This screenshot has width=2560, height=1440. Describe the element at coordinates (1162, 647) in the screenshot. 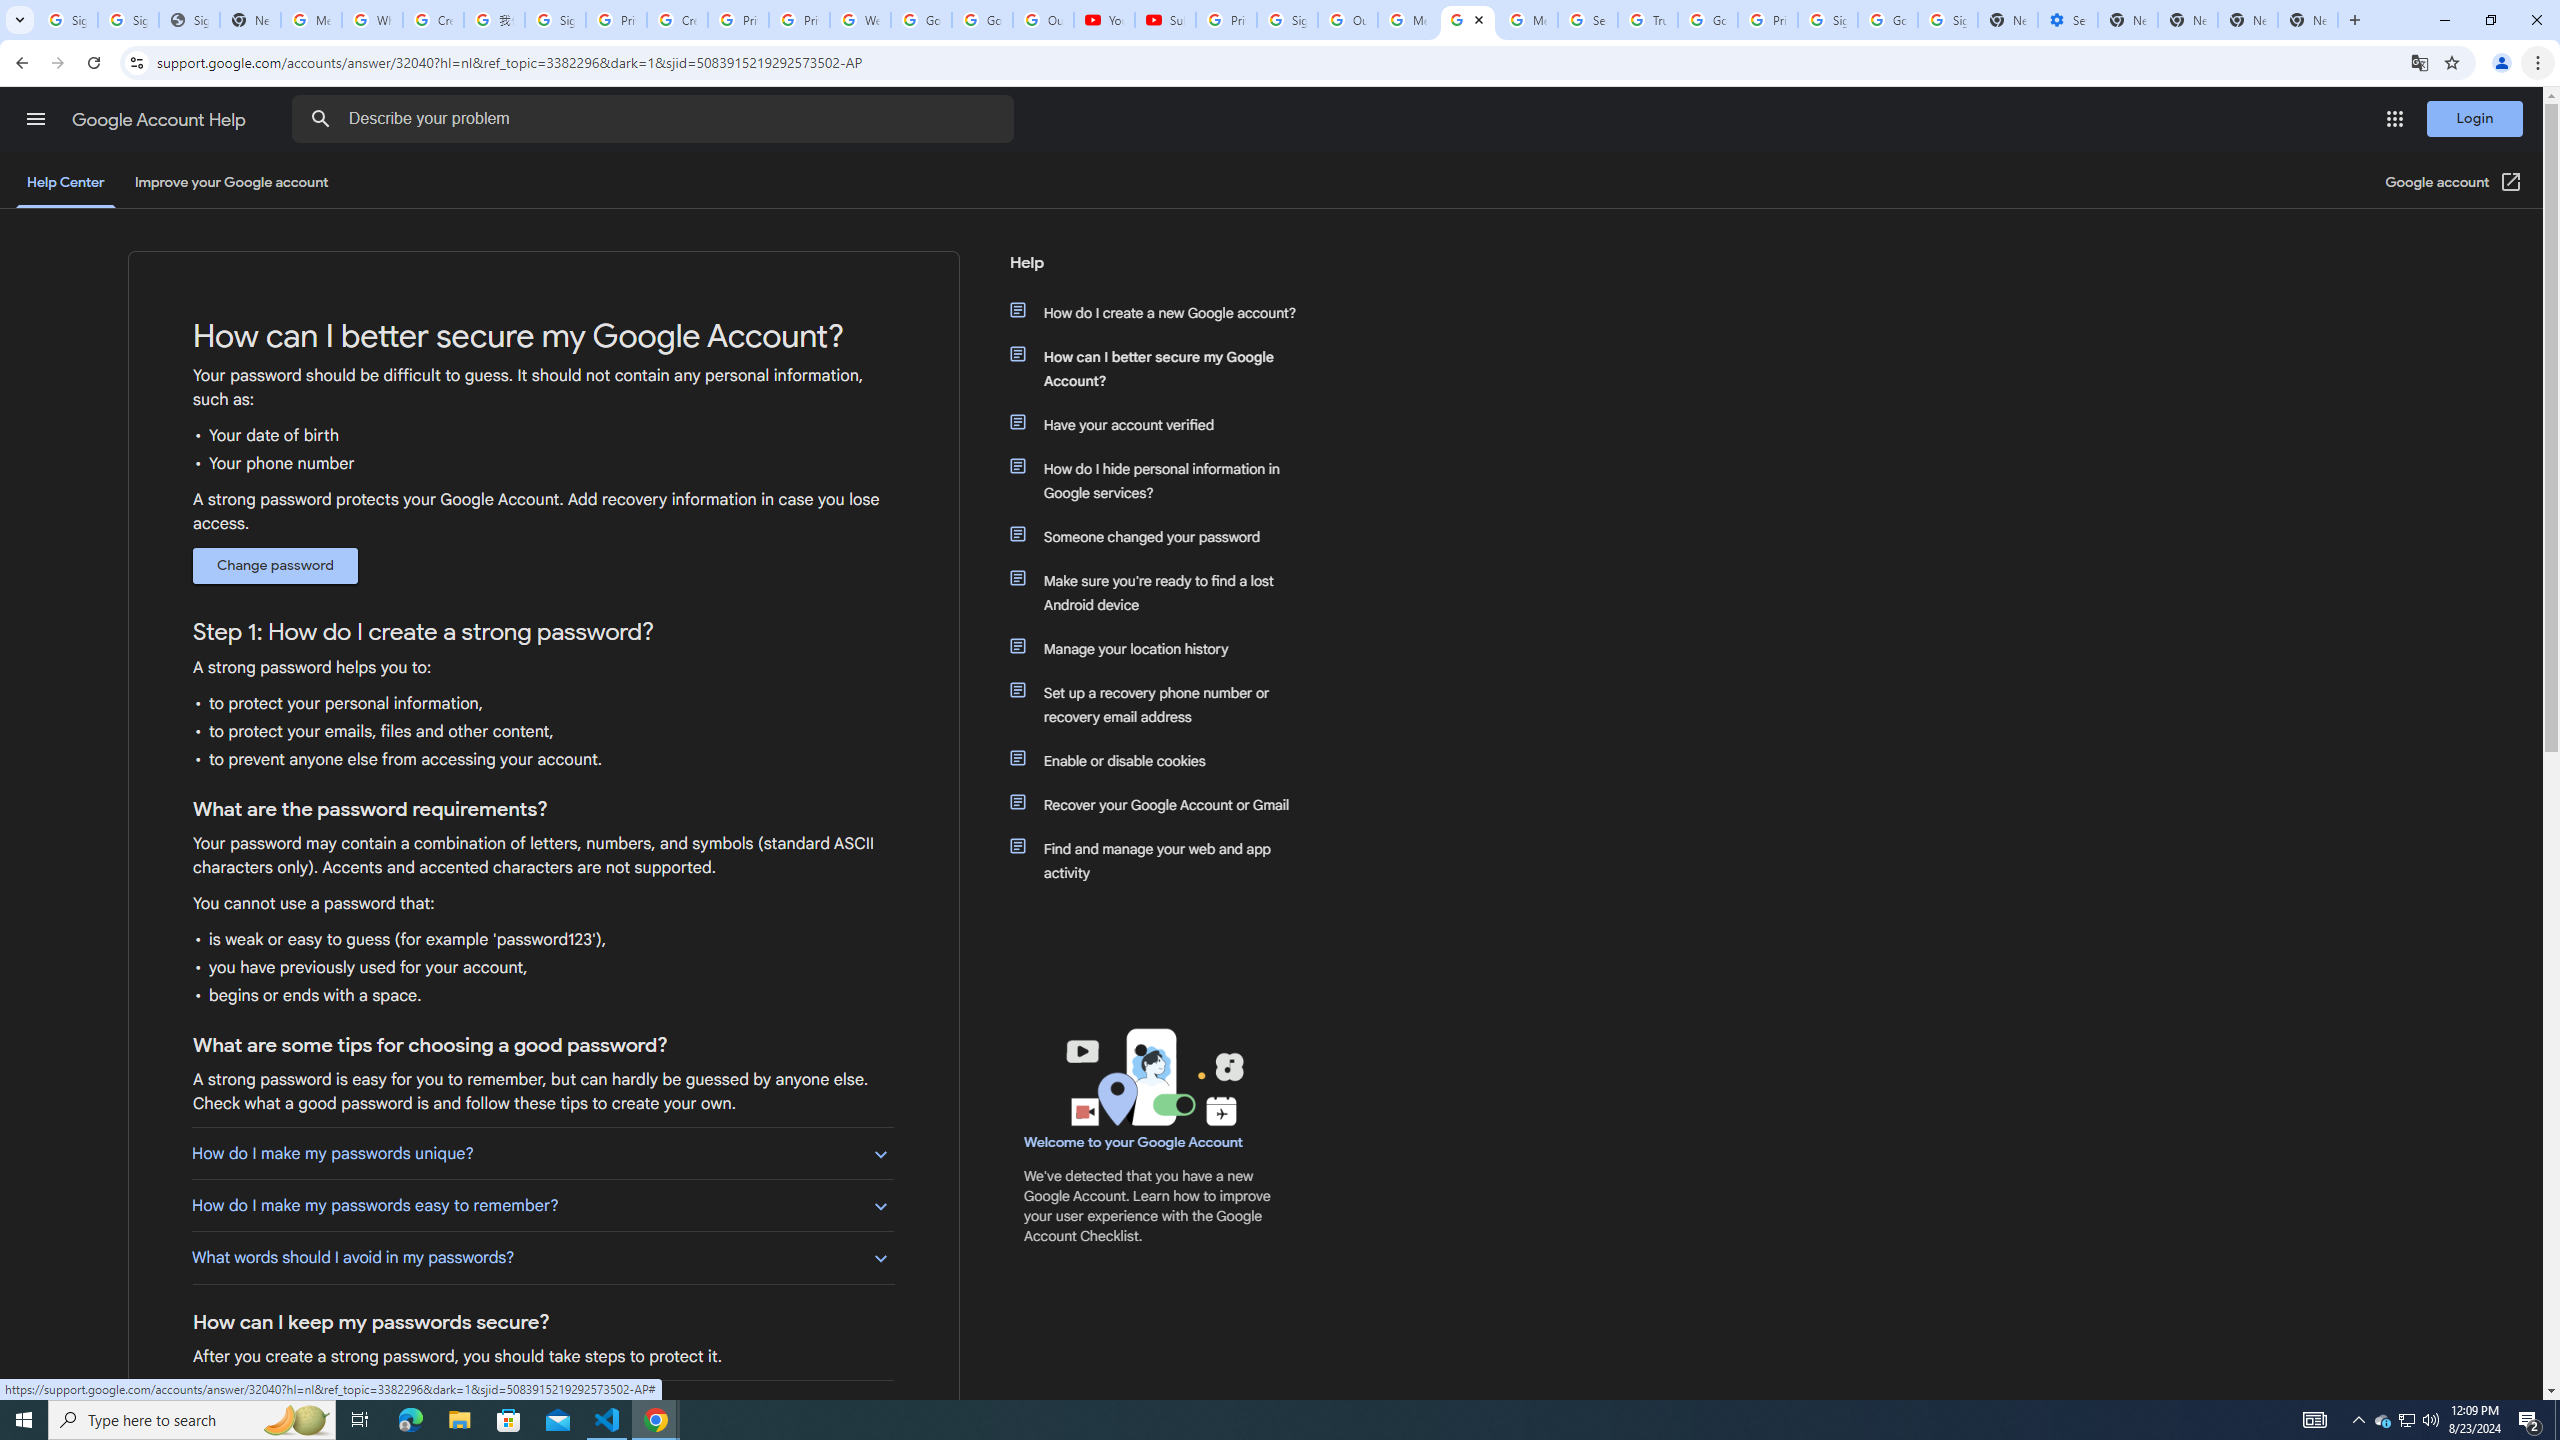

I see `'Manage your location history'` at that location.